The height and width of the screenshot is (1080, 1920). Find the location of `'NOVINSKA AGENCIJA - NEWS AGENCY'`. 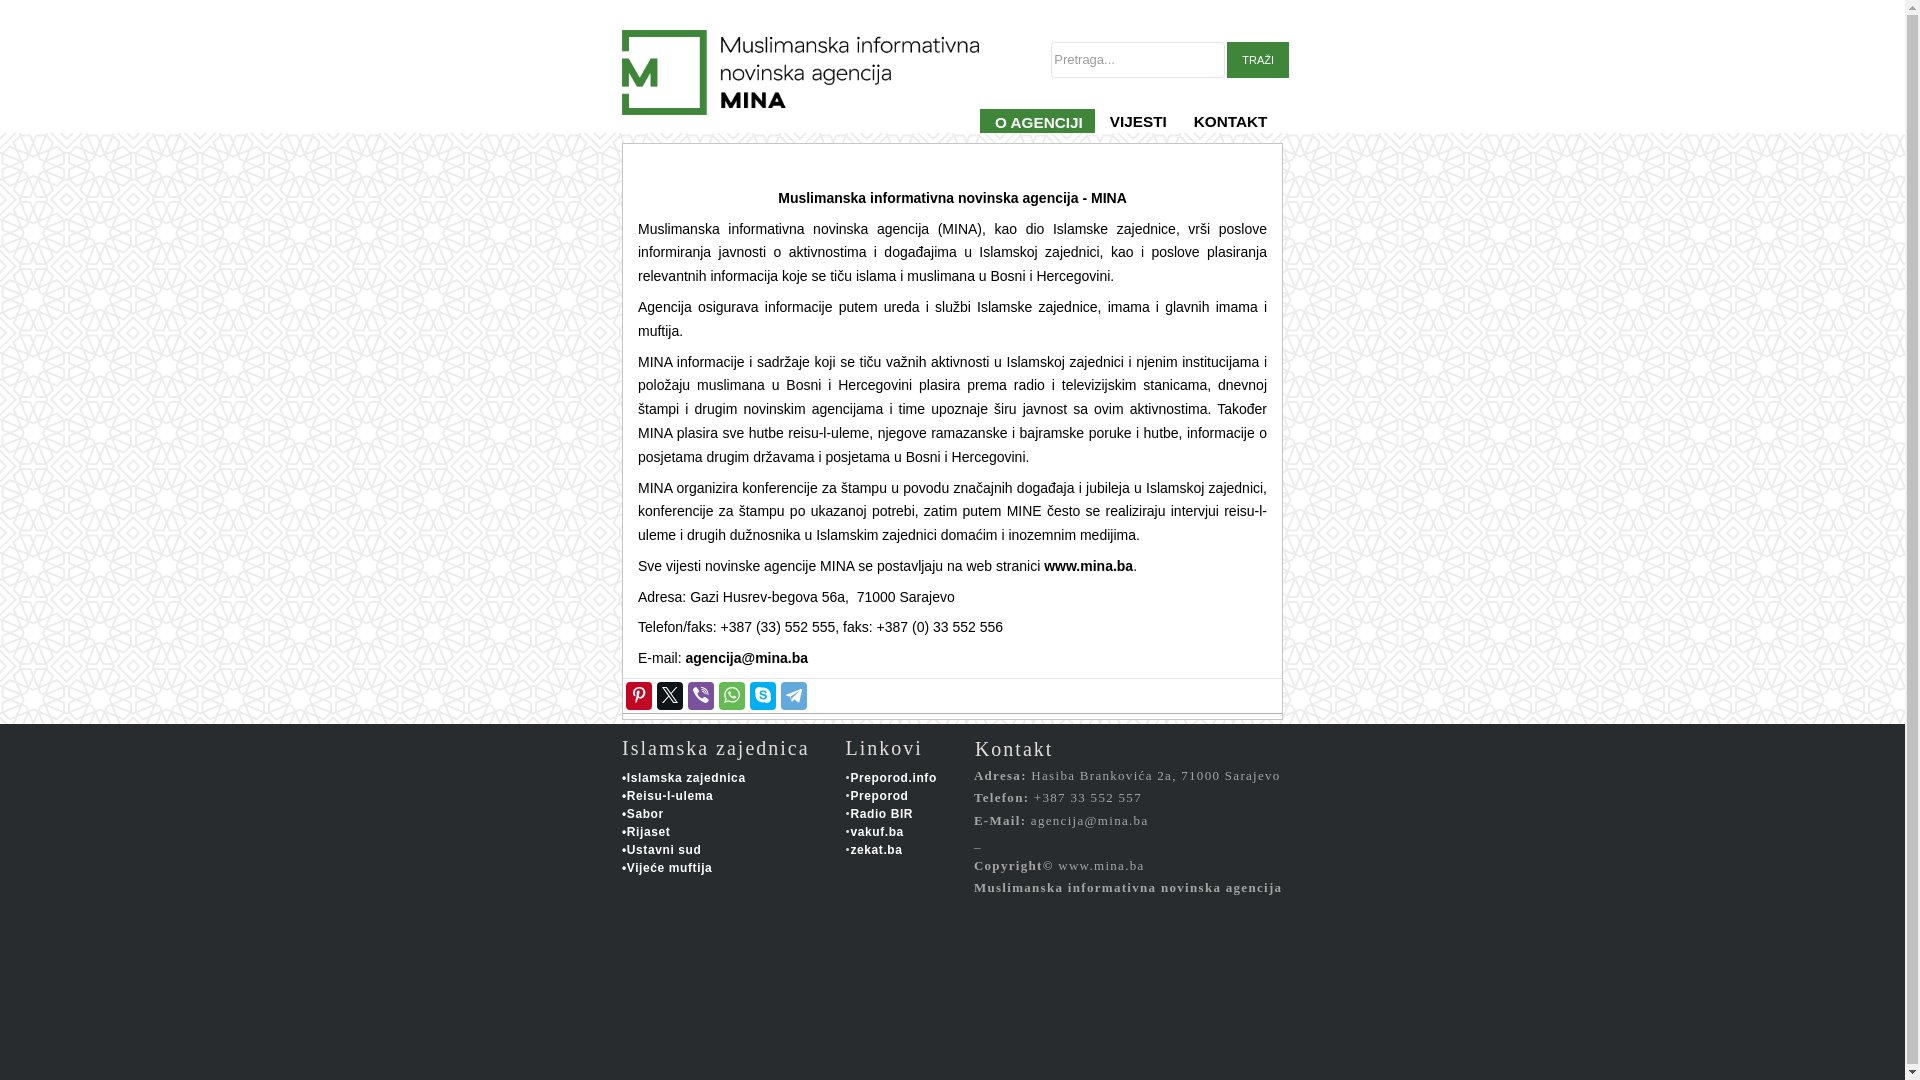

'NOVINSKA AGENCIJA - NEWS AGENCY' is located at coordinates (828, 133).